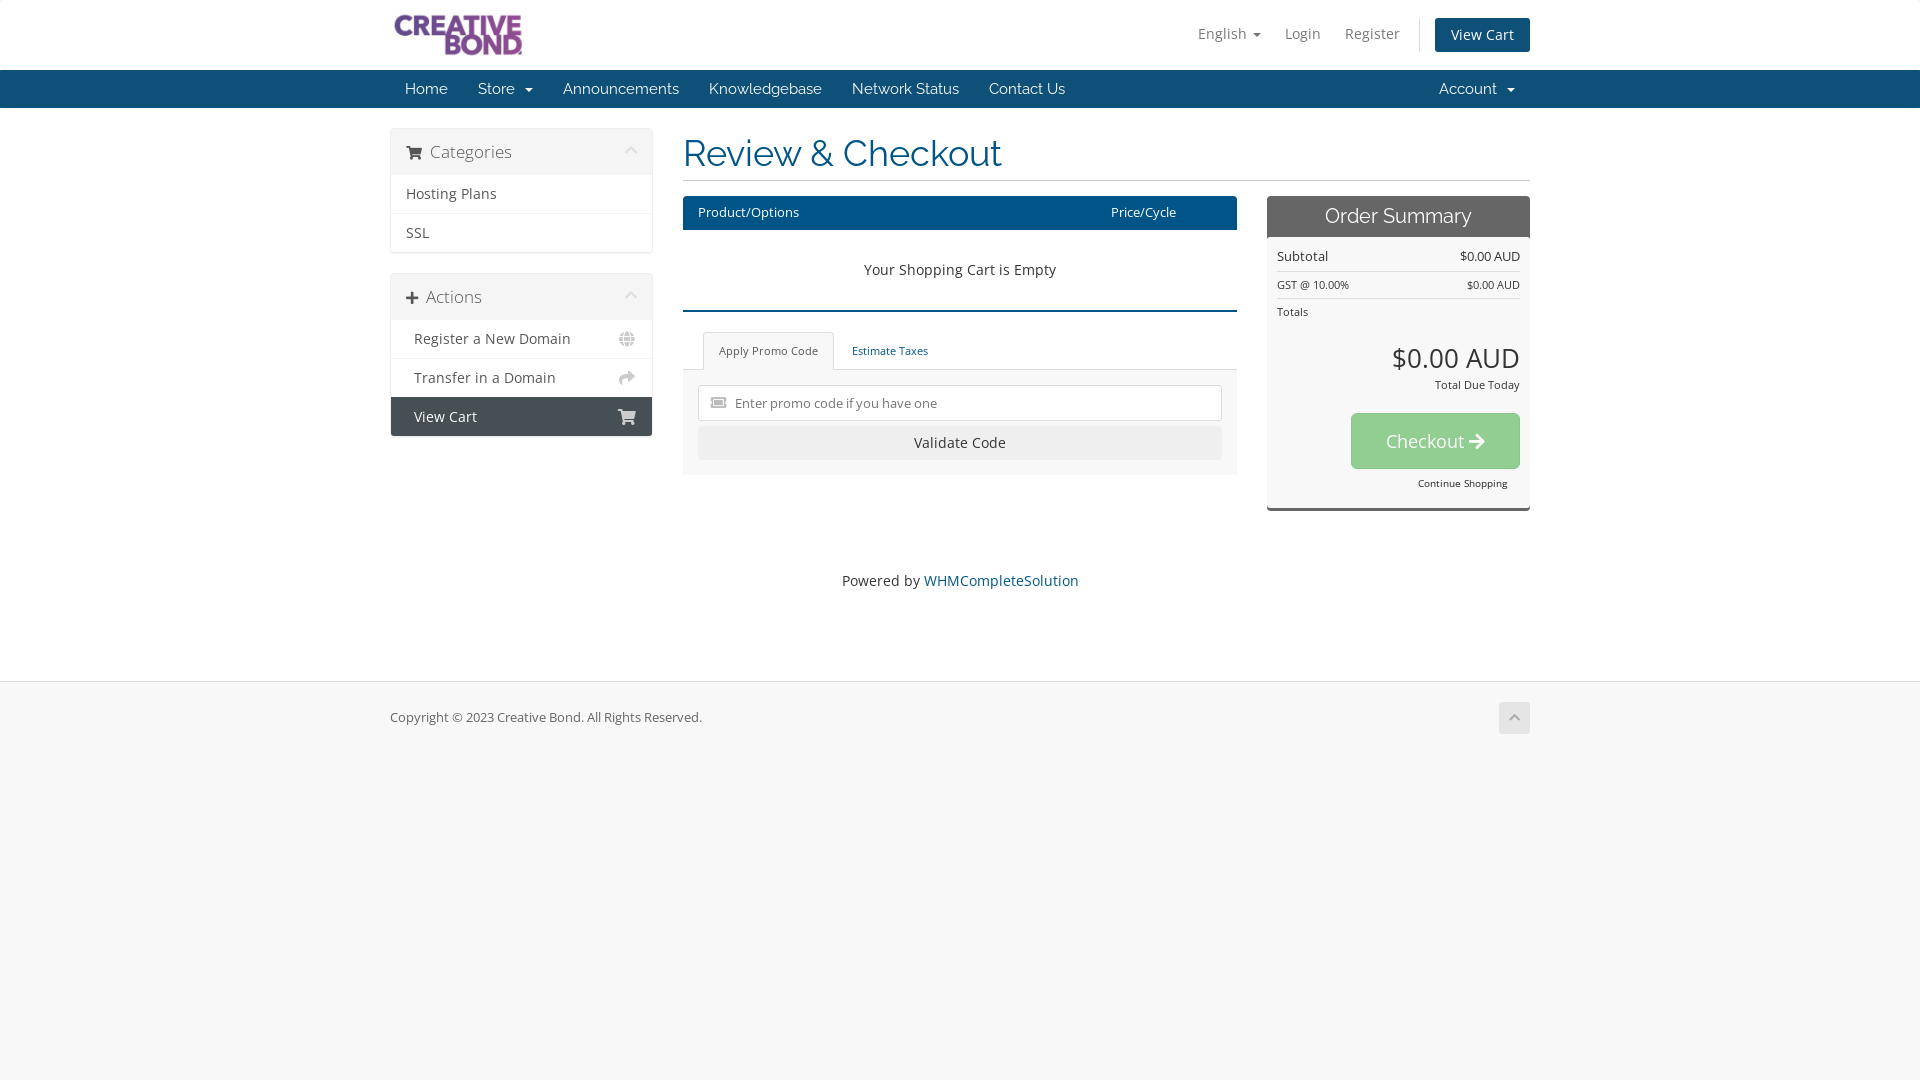  Describe the element at coordinates (425, 87) in the screenshot. I see `'Home'` at that location.